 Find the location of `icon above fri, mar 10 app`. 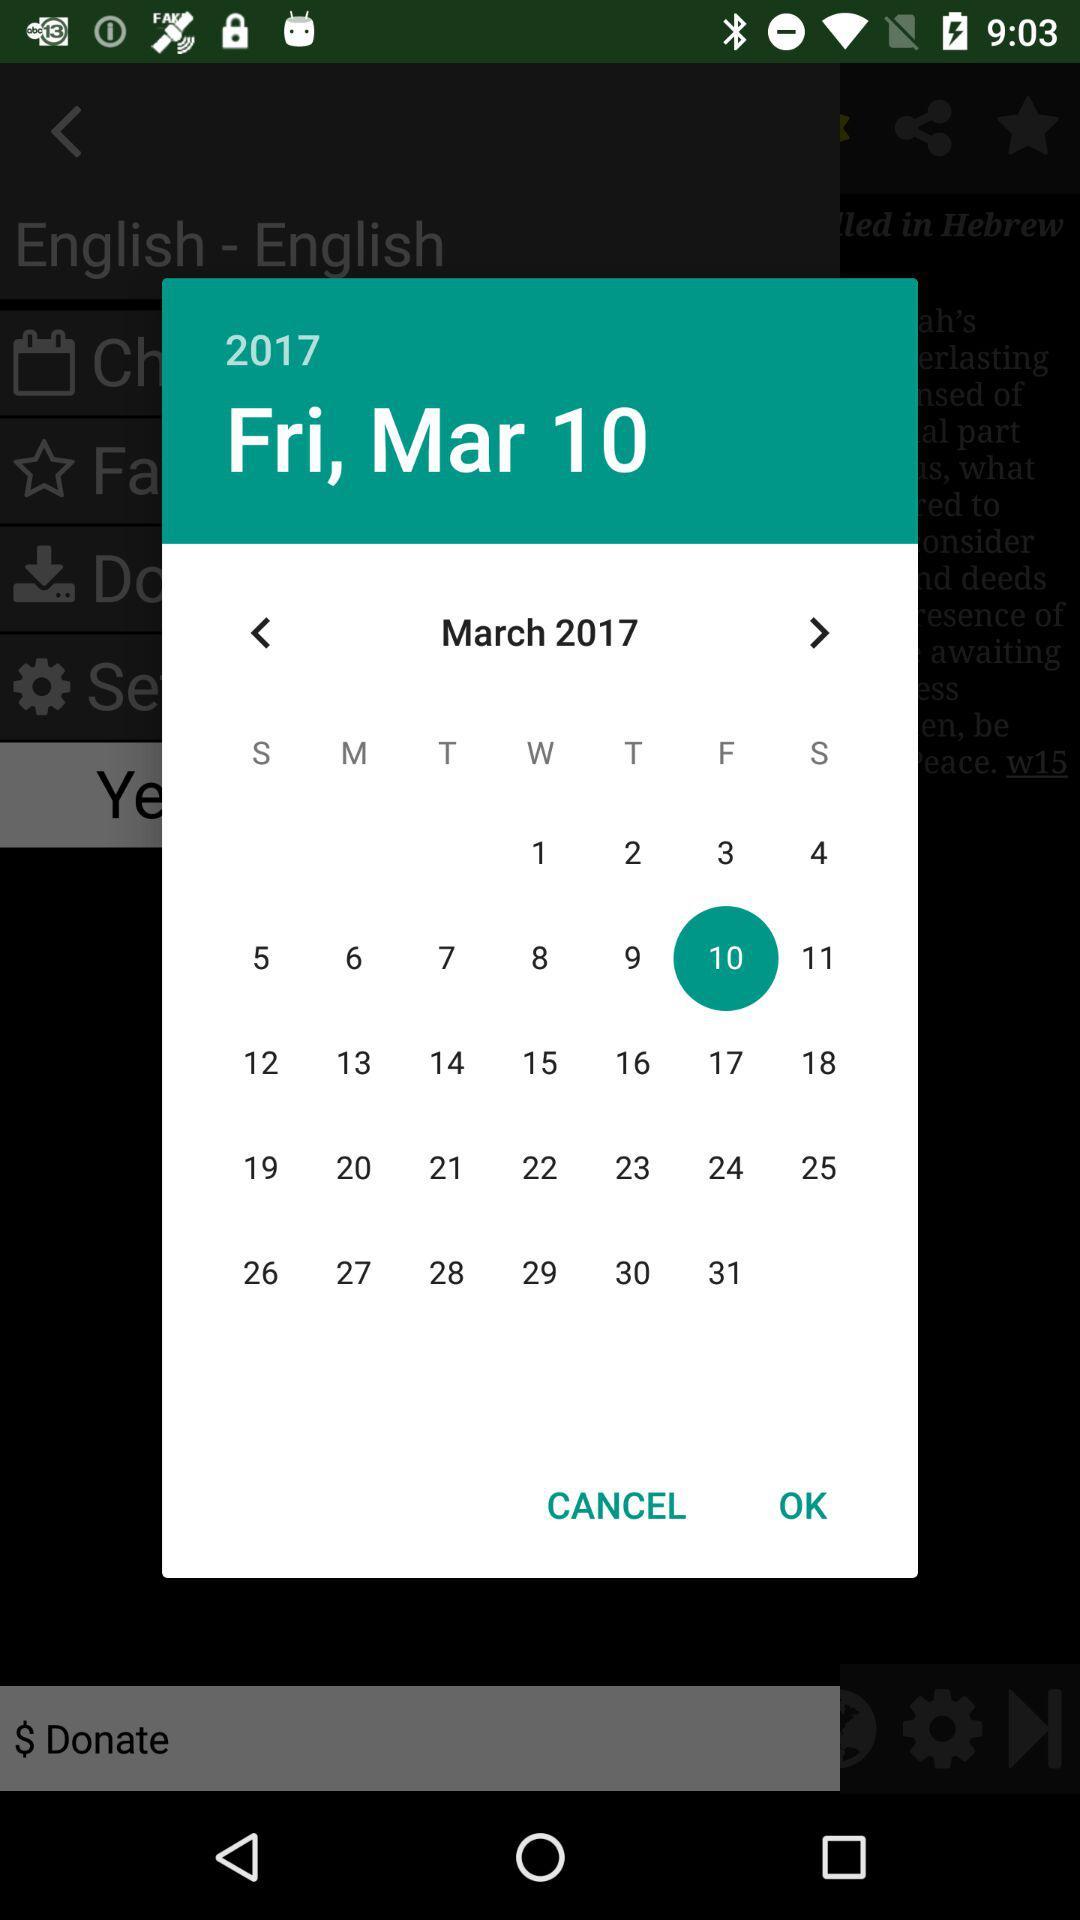

icon above fri, mar 10 app is located at coordinates (540, 327).